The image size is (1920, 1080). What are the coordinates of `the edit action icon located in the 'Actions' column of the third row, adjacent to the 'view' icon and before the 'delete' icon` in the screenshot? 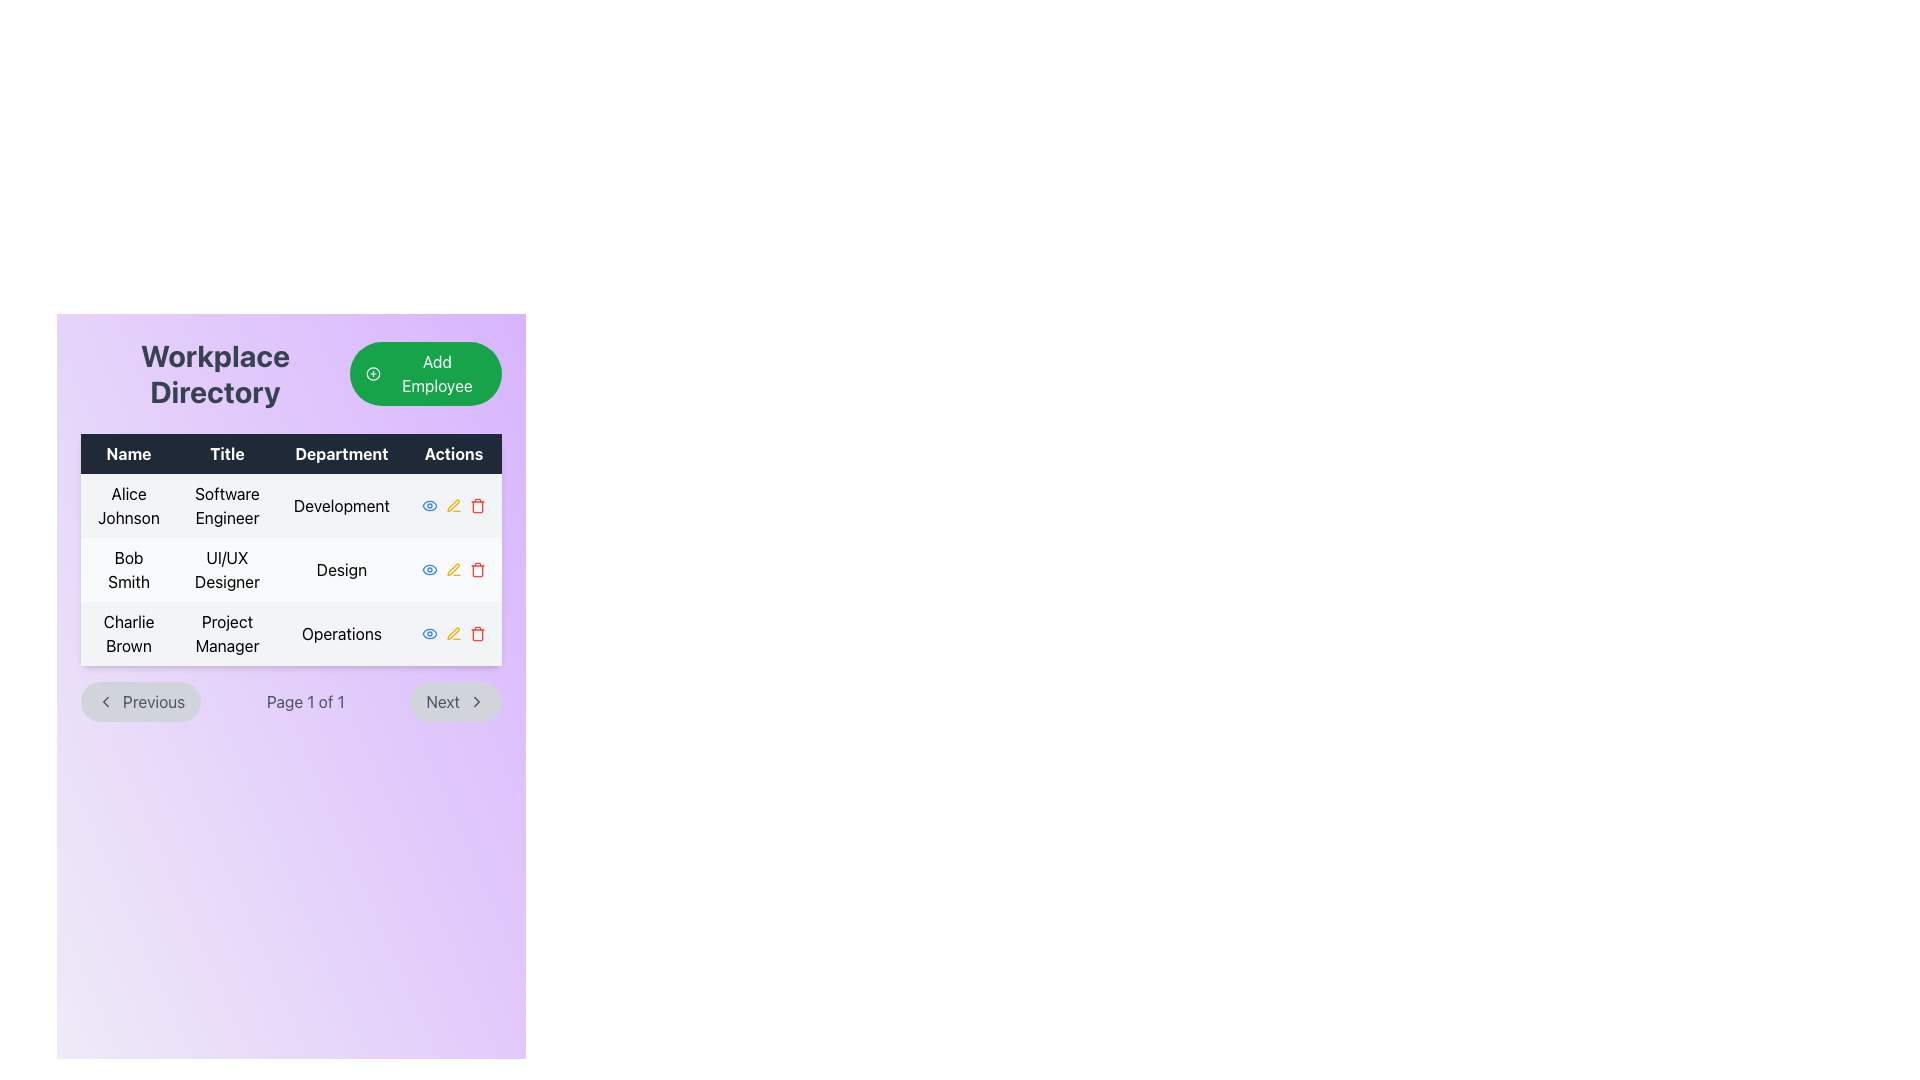 It's located at (452, 504).